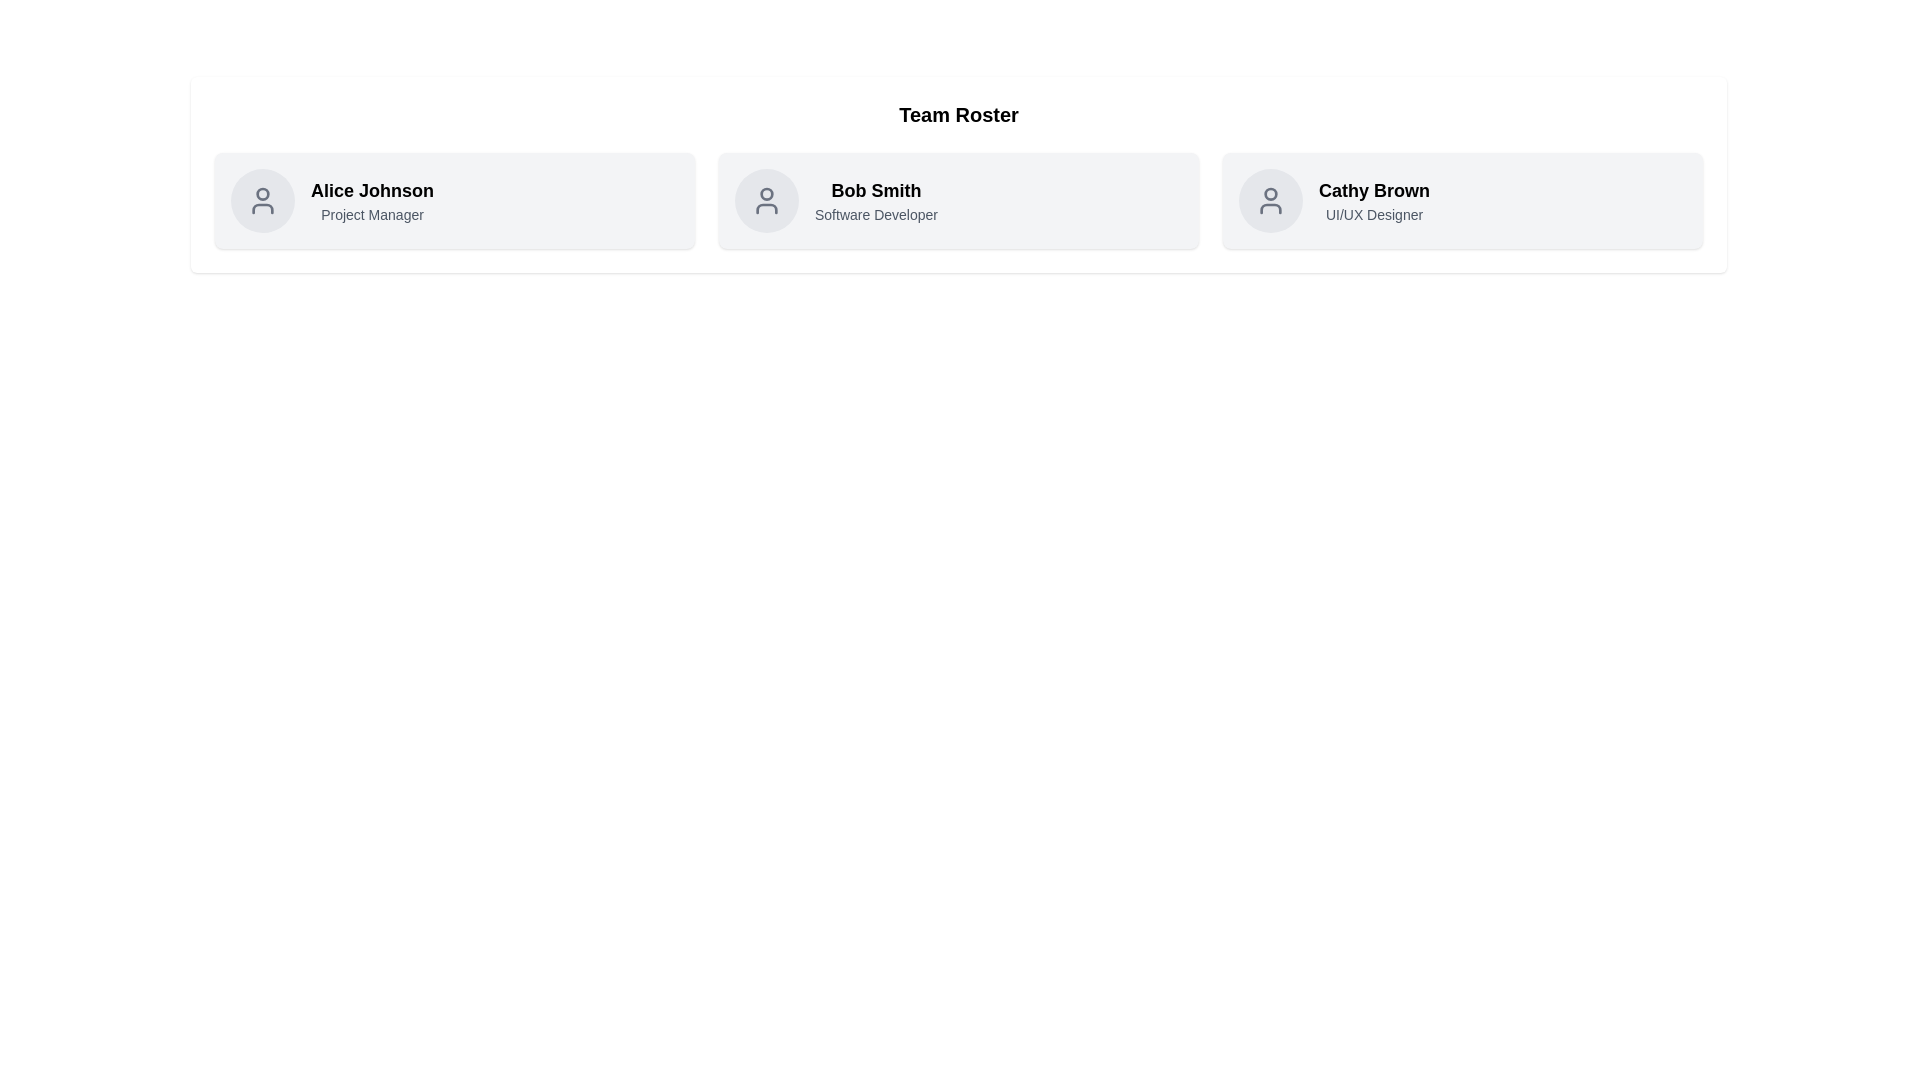 The height and width of the screenshot is (1080, 1920). What do you see at coordinates (454, 200) in the screenshot?
I see `name and job title information from the profile card component, which is the first card in a 3-column grid layout` at bounding box center [454, 200].